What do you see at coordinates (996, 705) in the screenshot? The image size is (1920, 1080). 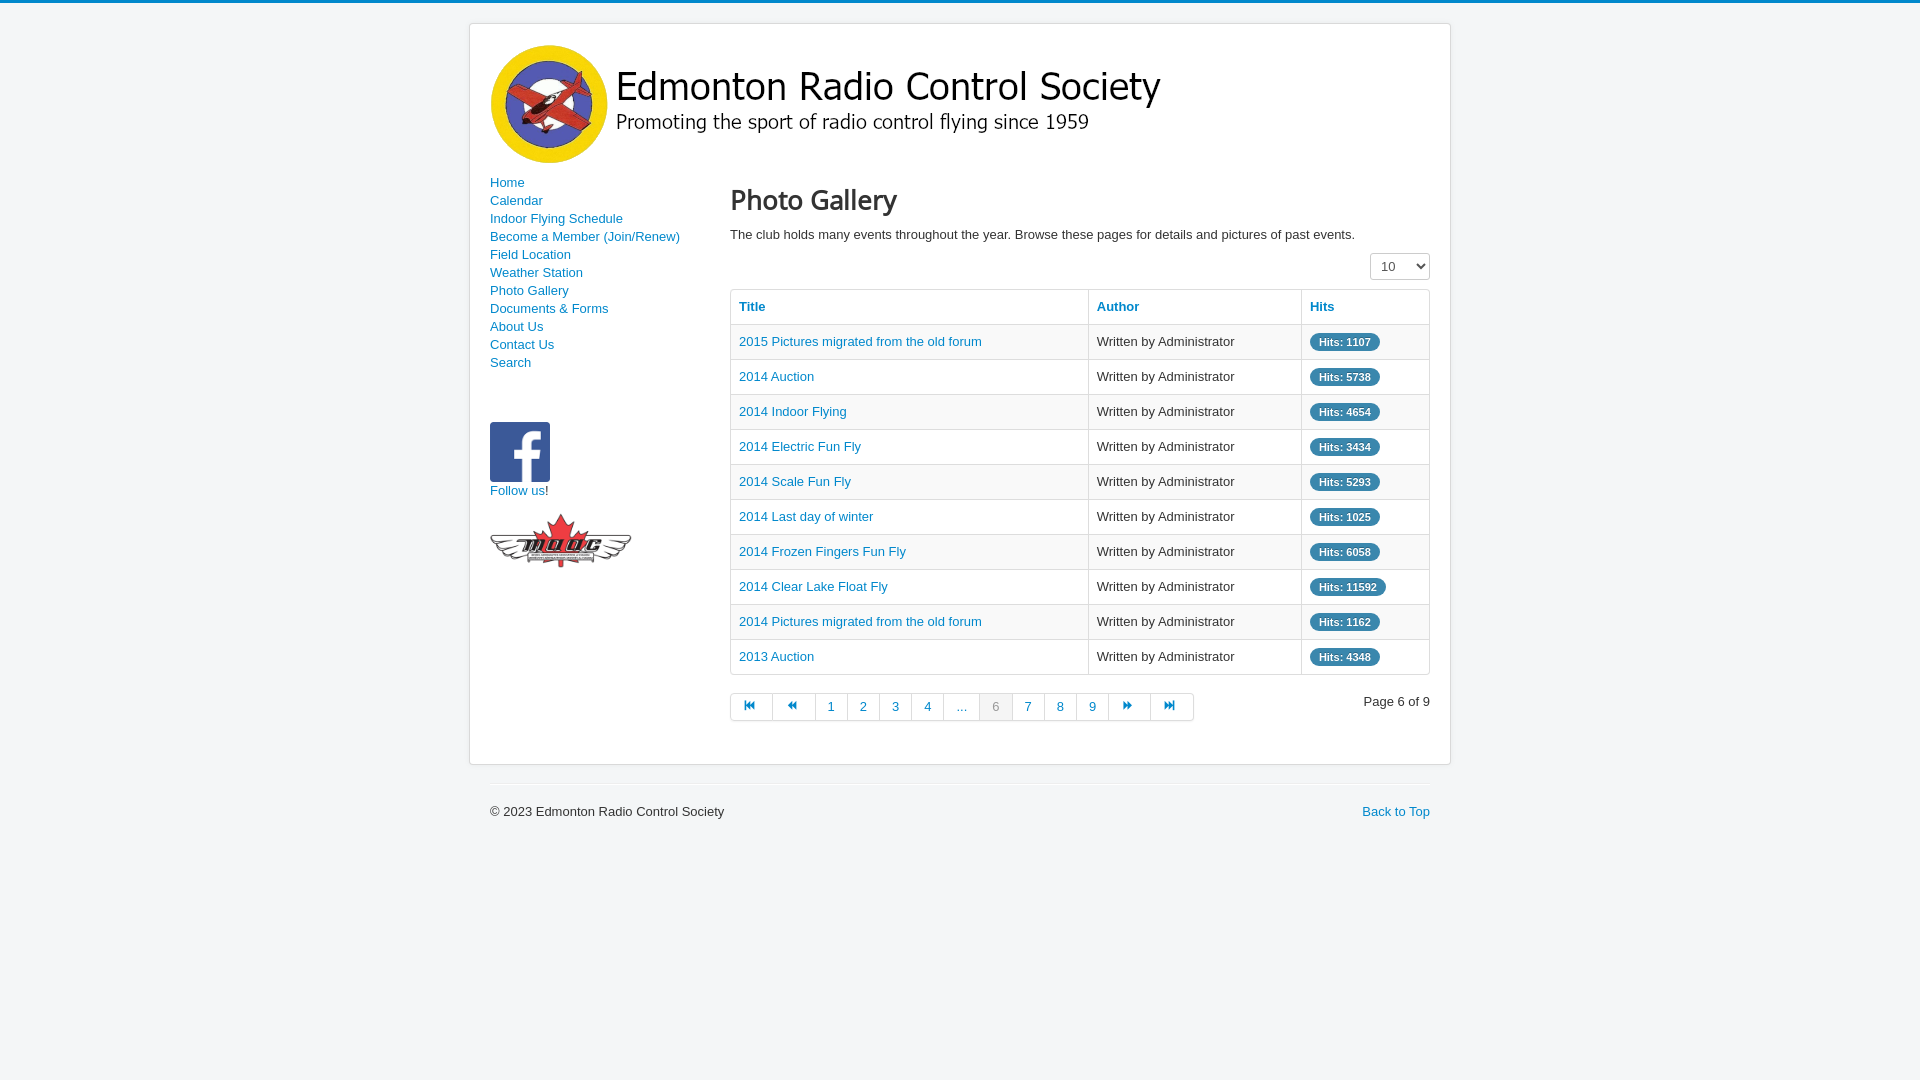 I see `'6'` at bounding box center [996, 705].